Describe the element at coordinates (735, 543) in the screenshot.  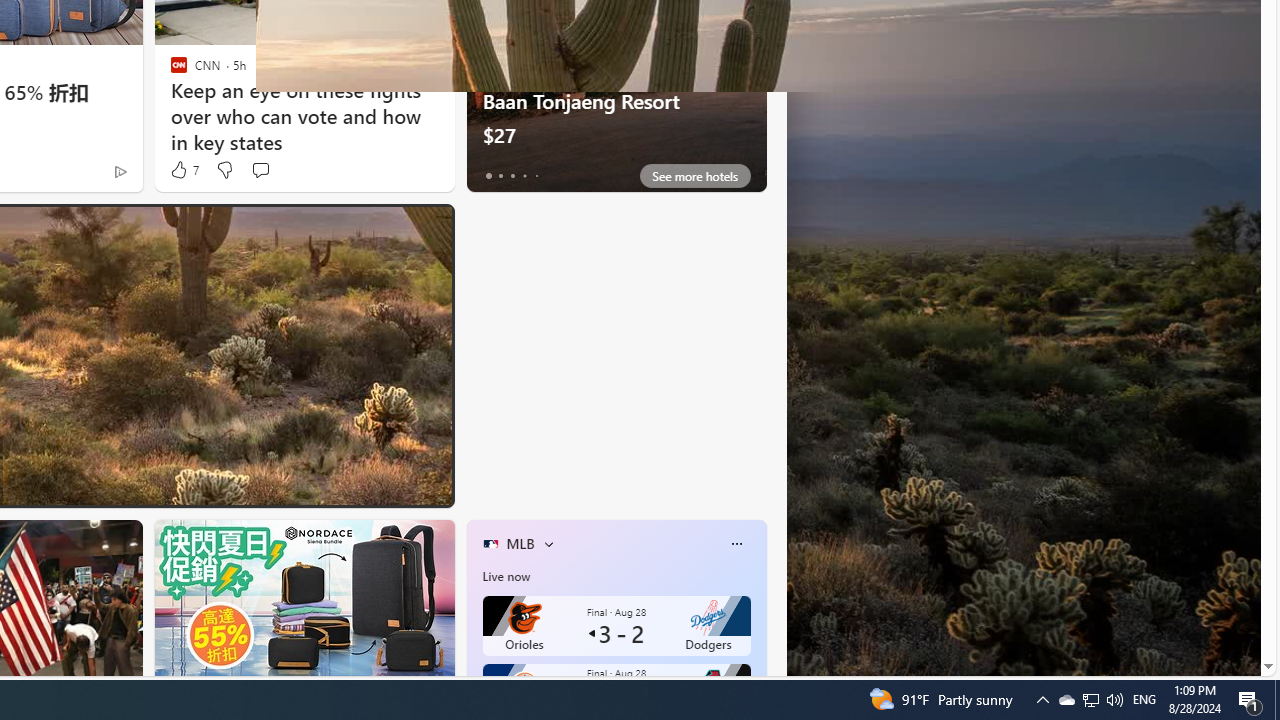
I see `'Class: icon-img'` at that location.